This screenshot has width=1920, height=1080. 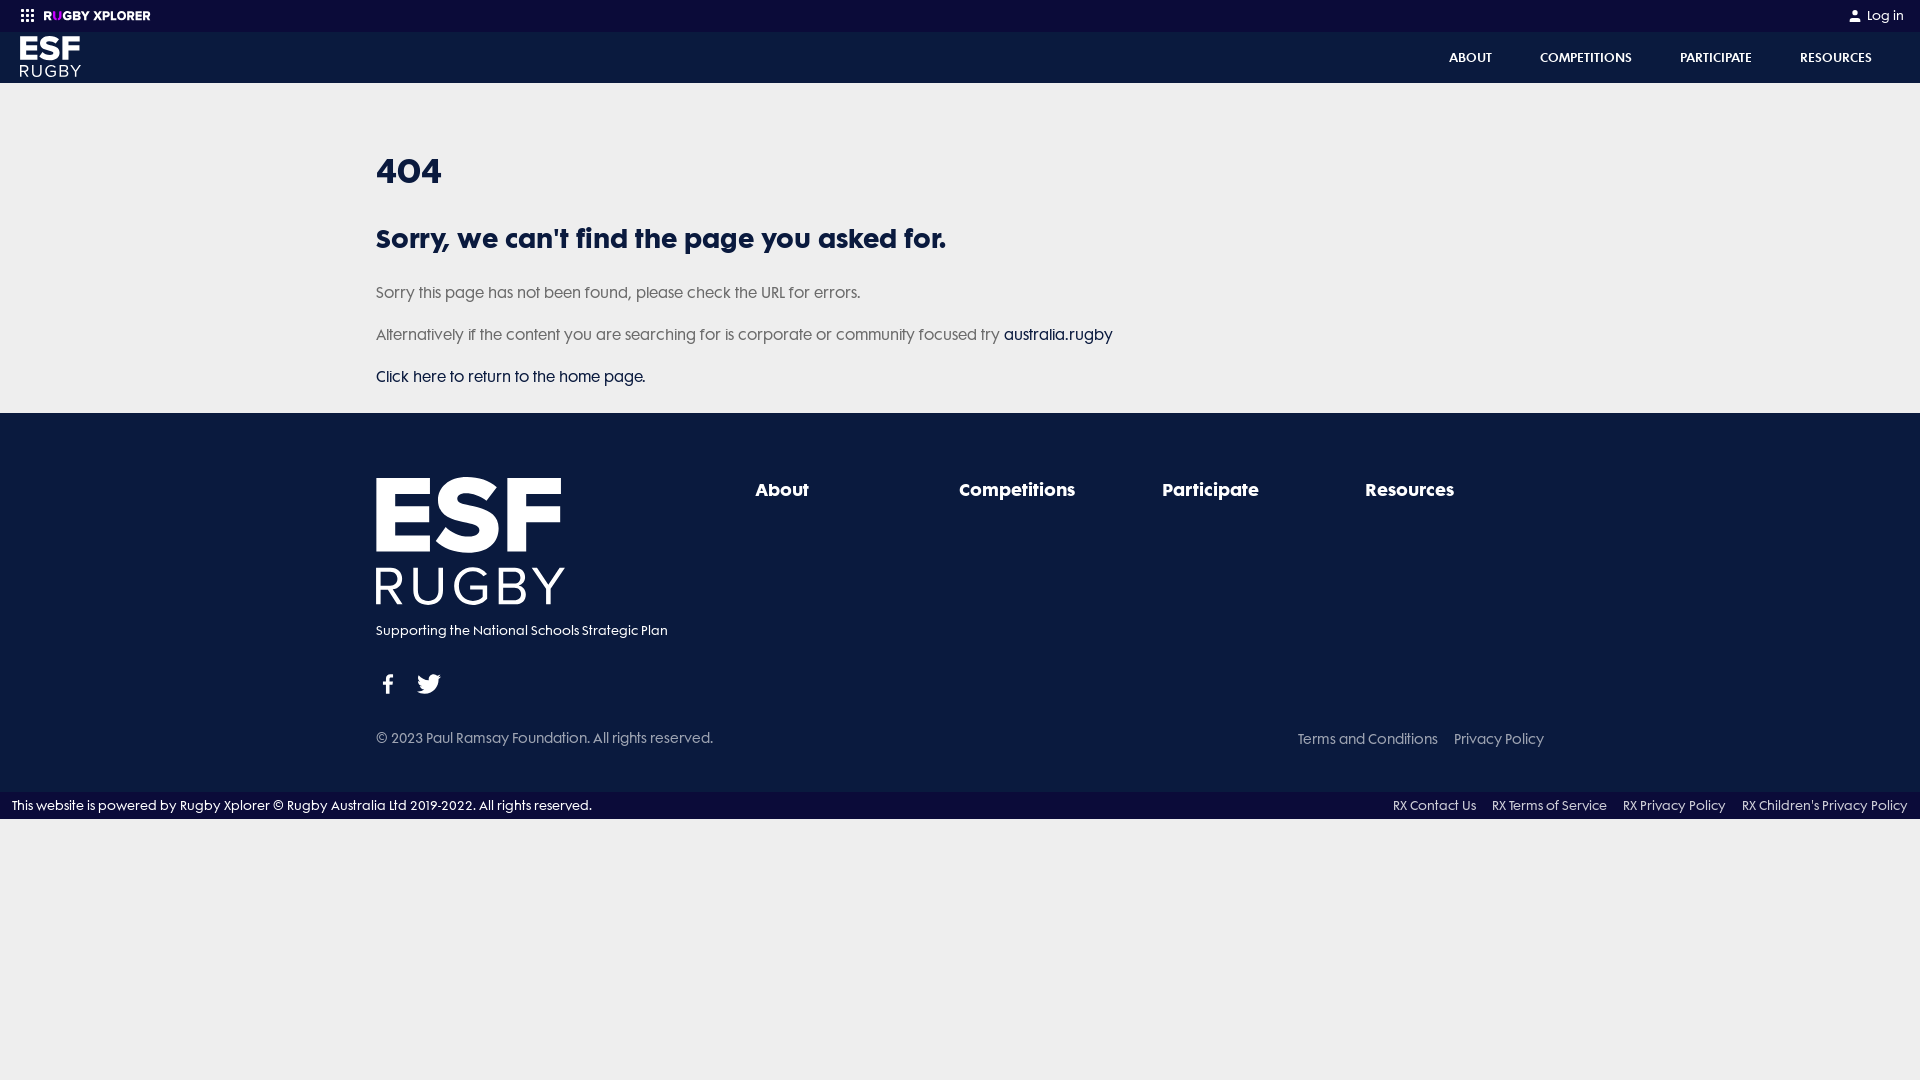 What do you see at coordinates (781, 489) in the screenshot?
I see `'About'` at bounding box center [781, 489].